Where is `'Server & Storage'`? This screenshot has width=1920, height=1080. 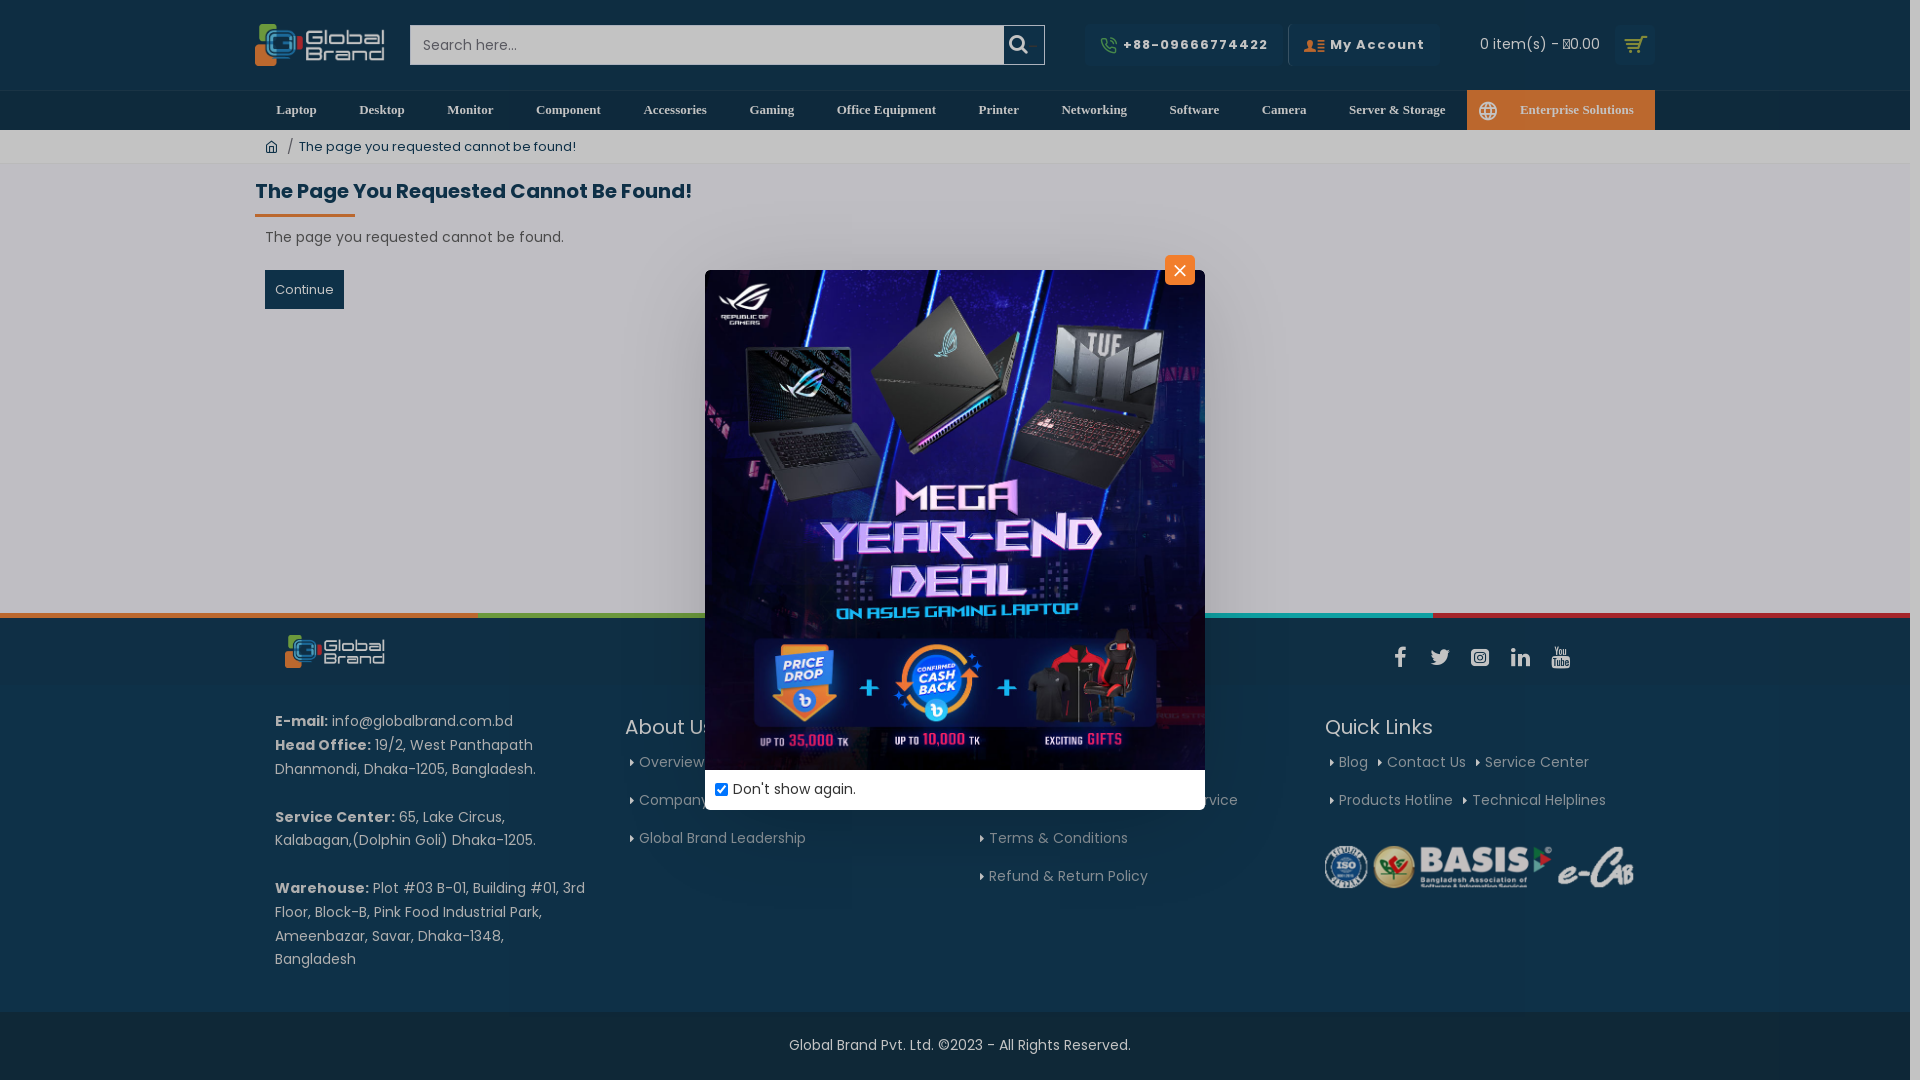 'Server & Storage' is located at coordinates (1396, 110).